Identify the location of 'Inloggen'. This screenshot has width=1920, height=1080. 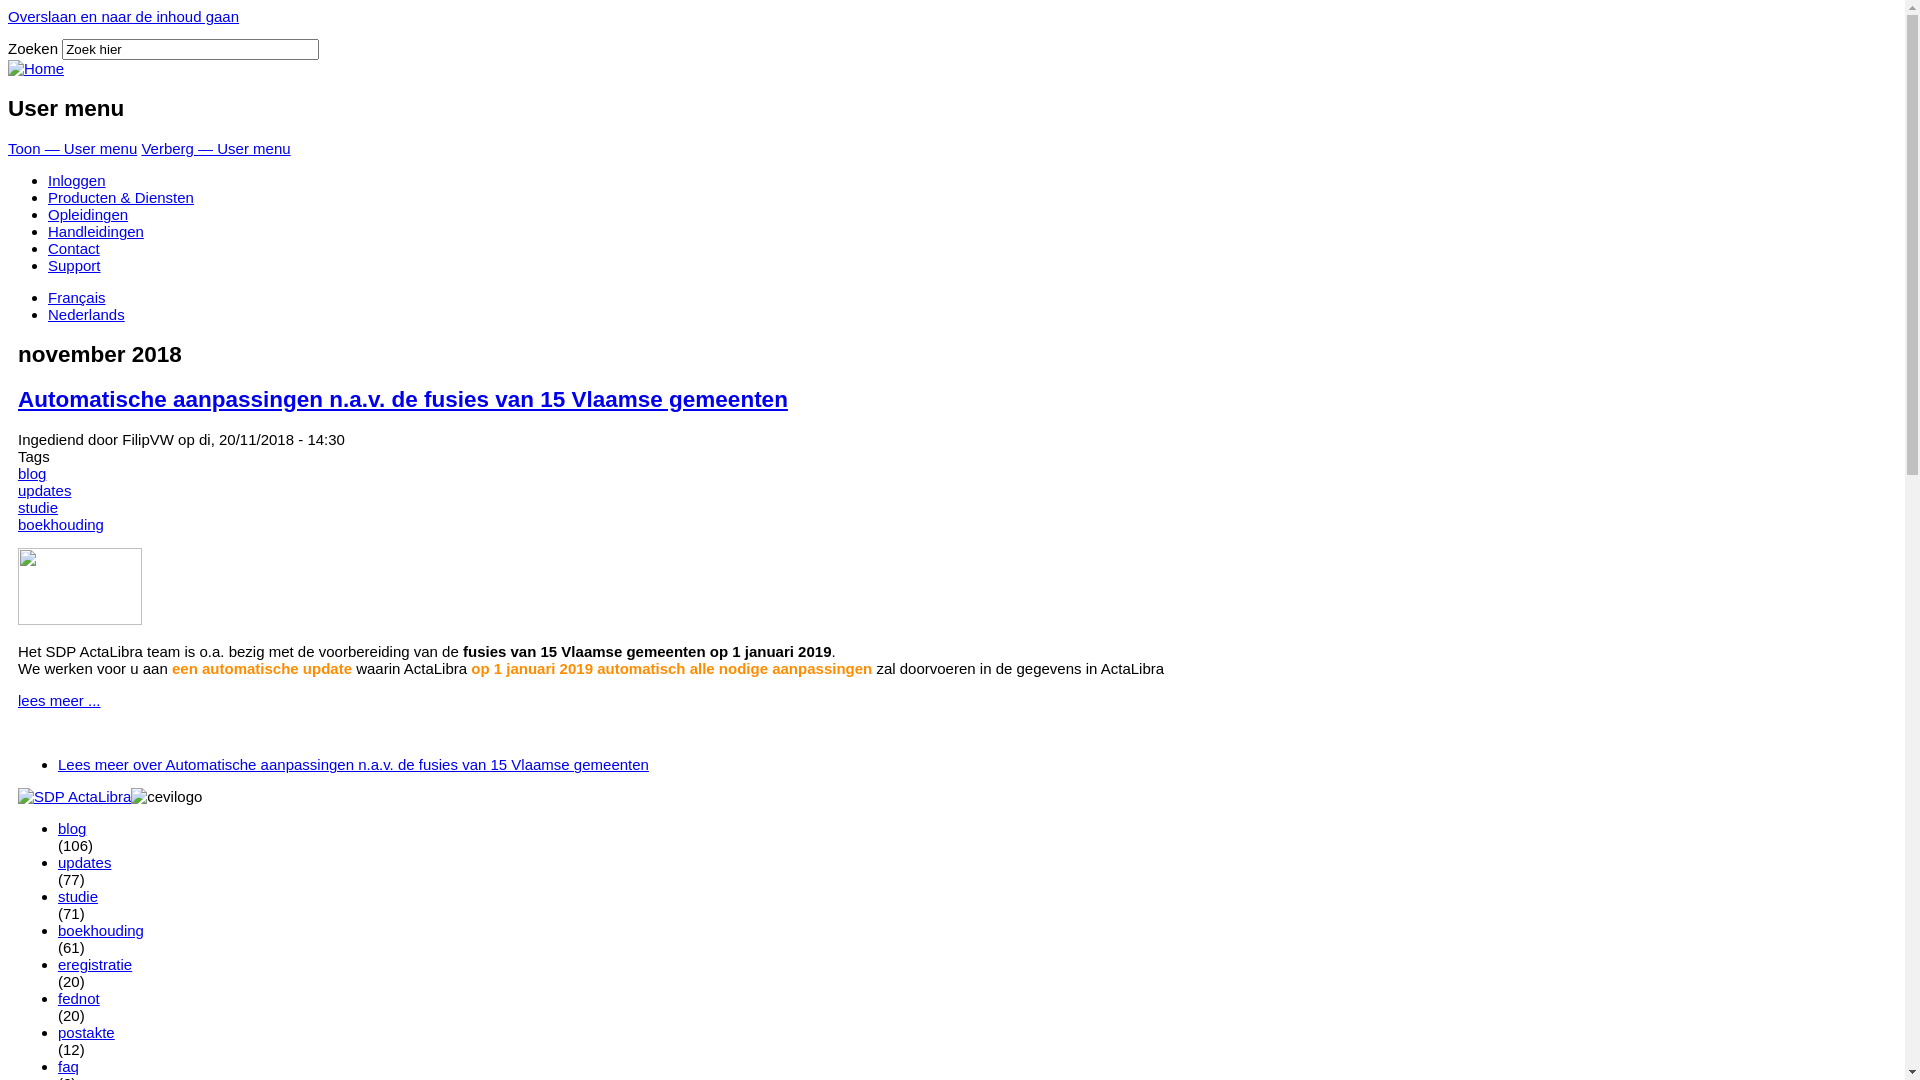
(76, 180).